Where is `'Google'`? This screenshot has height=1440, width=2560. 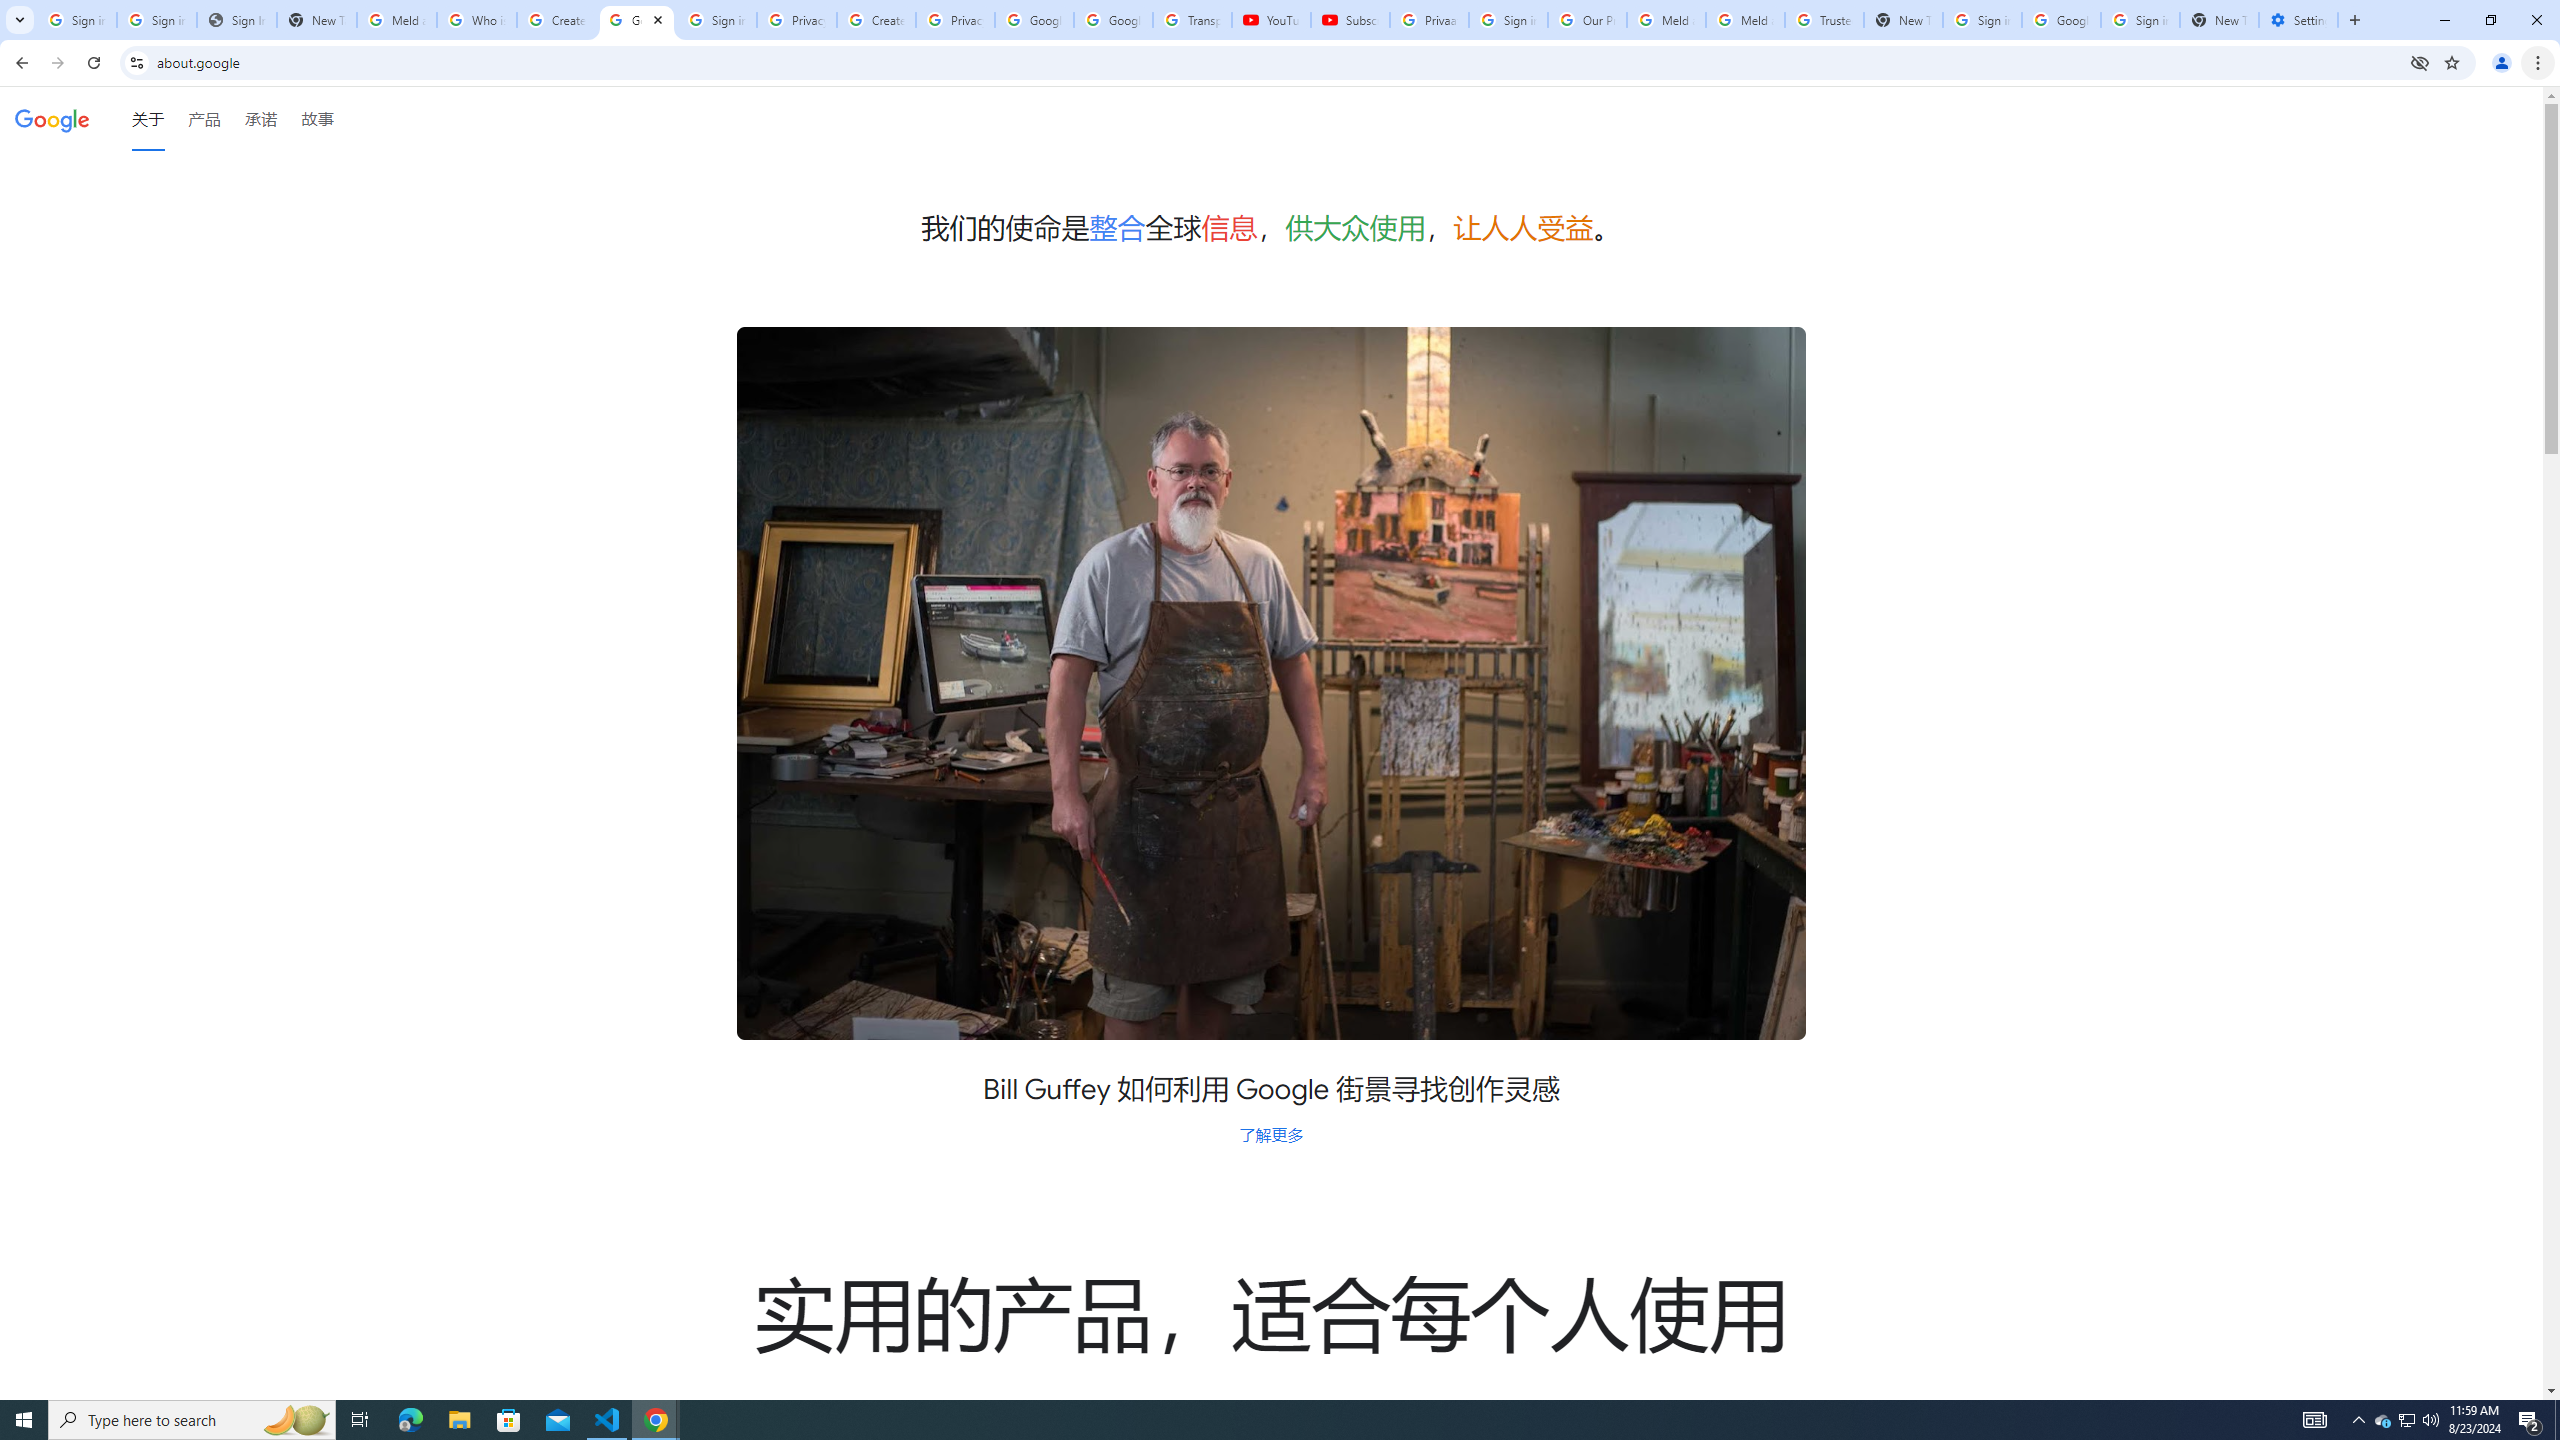 'Google' is located at coordinates (52, 118).